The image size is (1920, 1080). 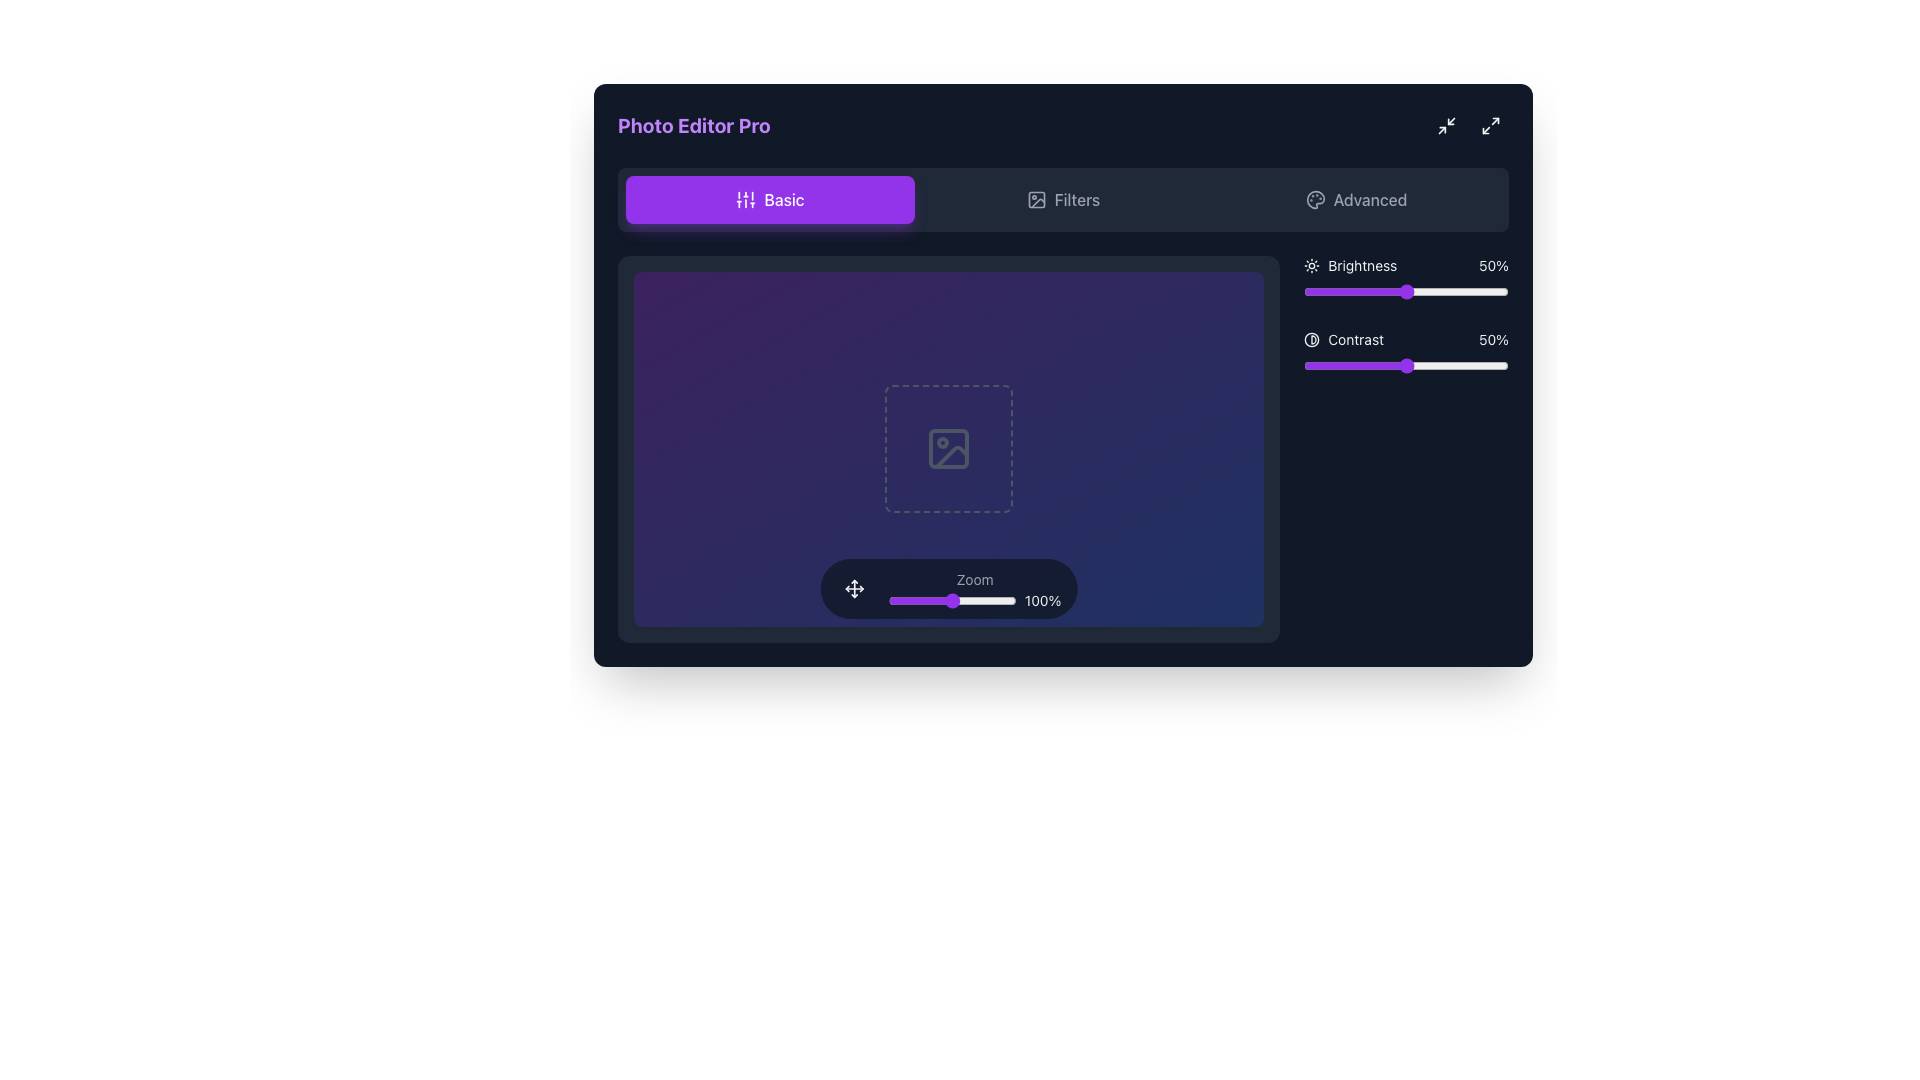 What do you see at coordinates (1344, 338) in the screenshot?
I see `'Contrast' adjustment label with an informational icon located below the 'Brightness' control on the right panel` at bounding box center [1344, 338].